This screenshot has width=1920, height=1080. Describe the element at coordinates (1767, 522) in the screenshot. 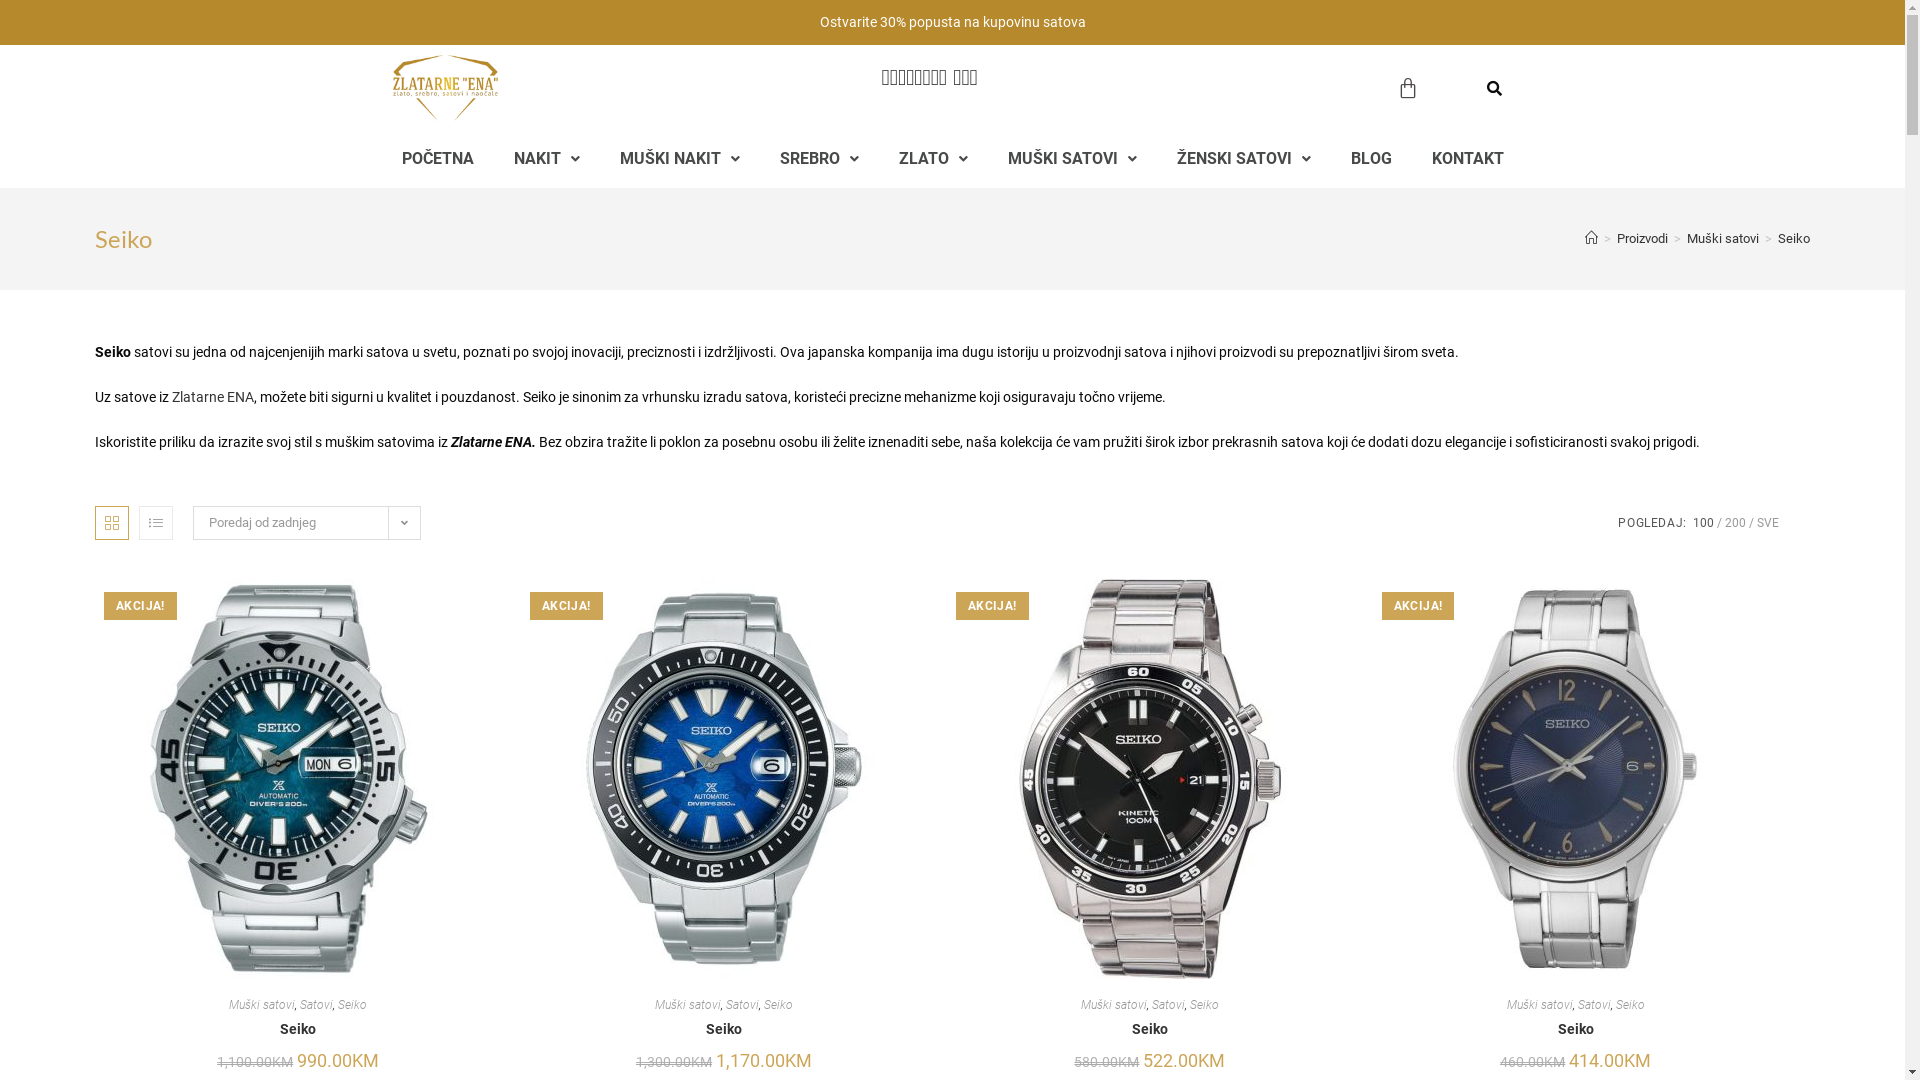

I see `'SVE'` at that location.